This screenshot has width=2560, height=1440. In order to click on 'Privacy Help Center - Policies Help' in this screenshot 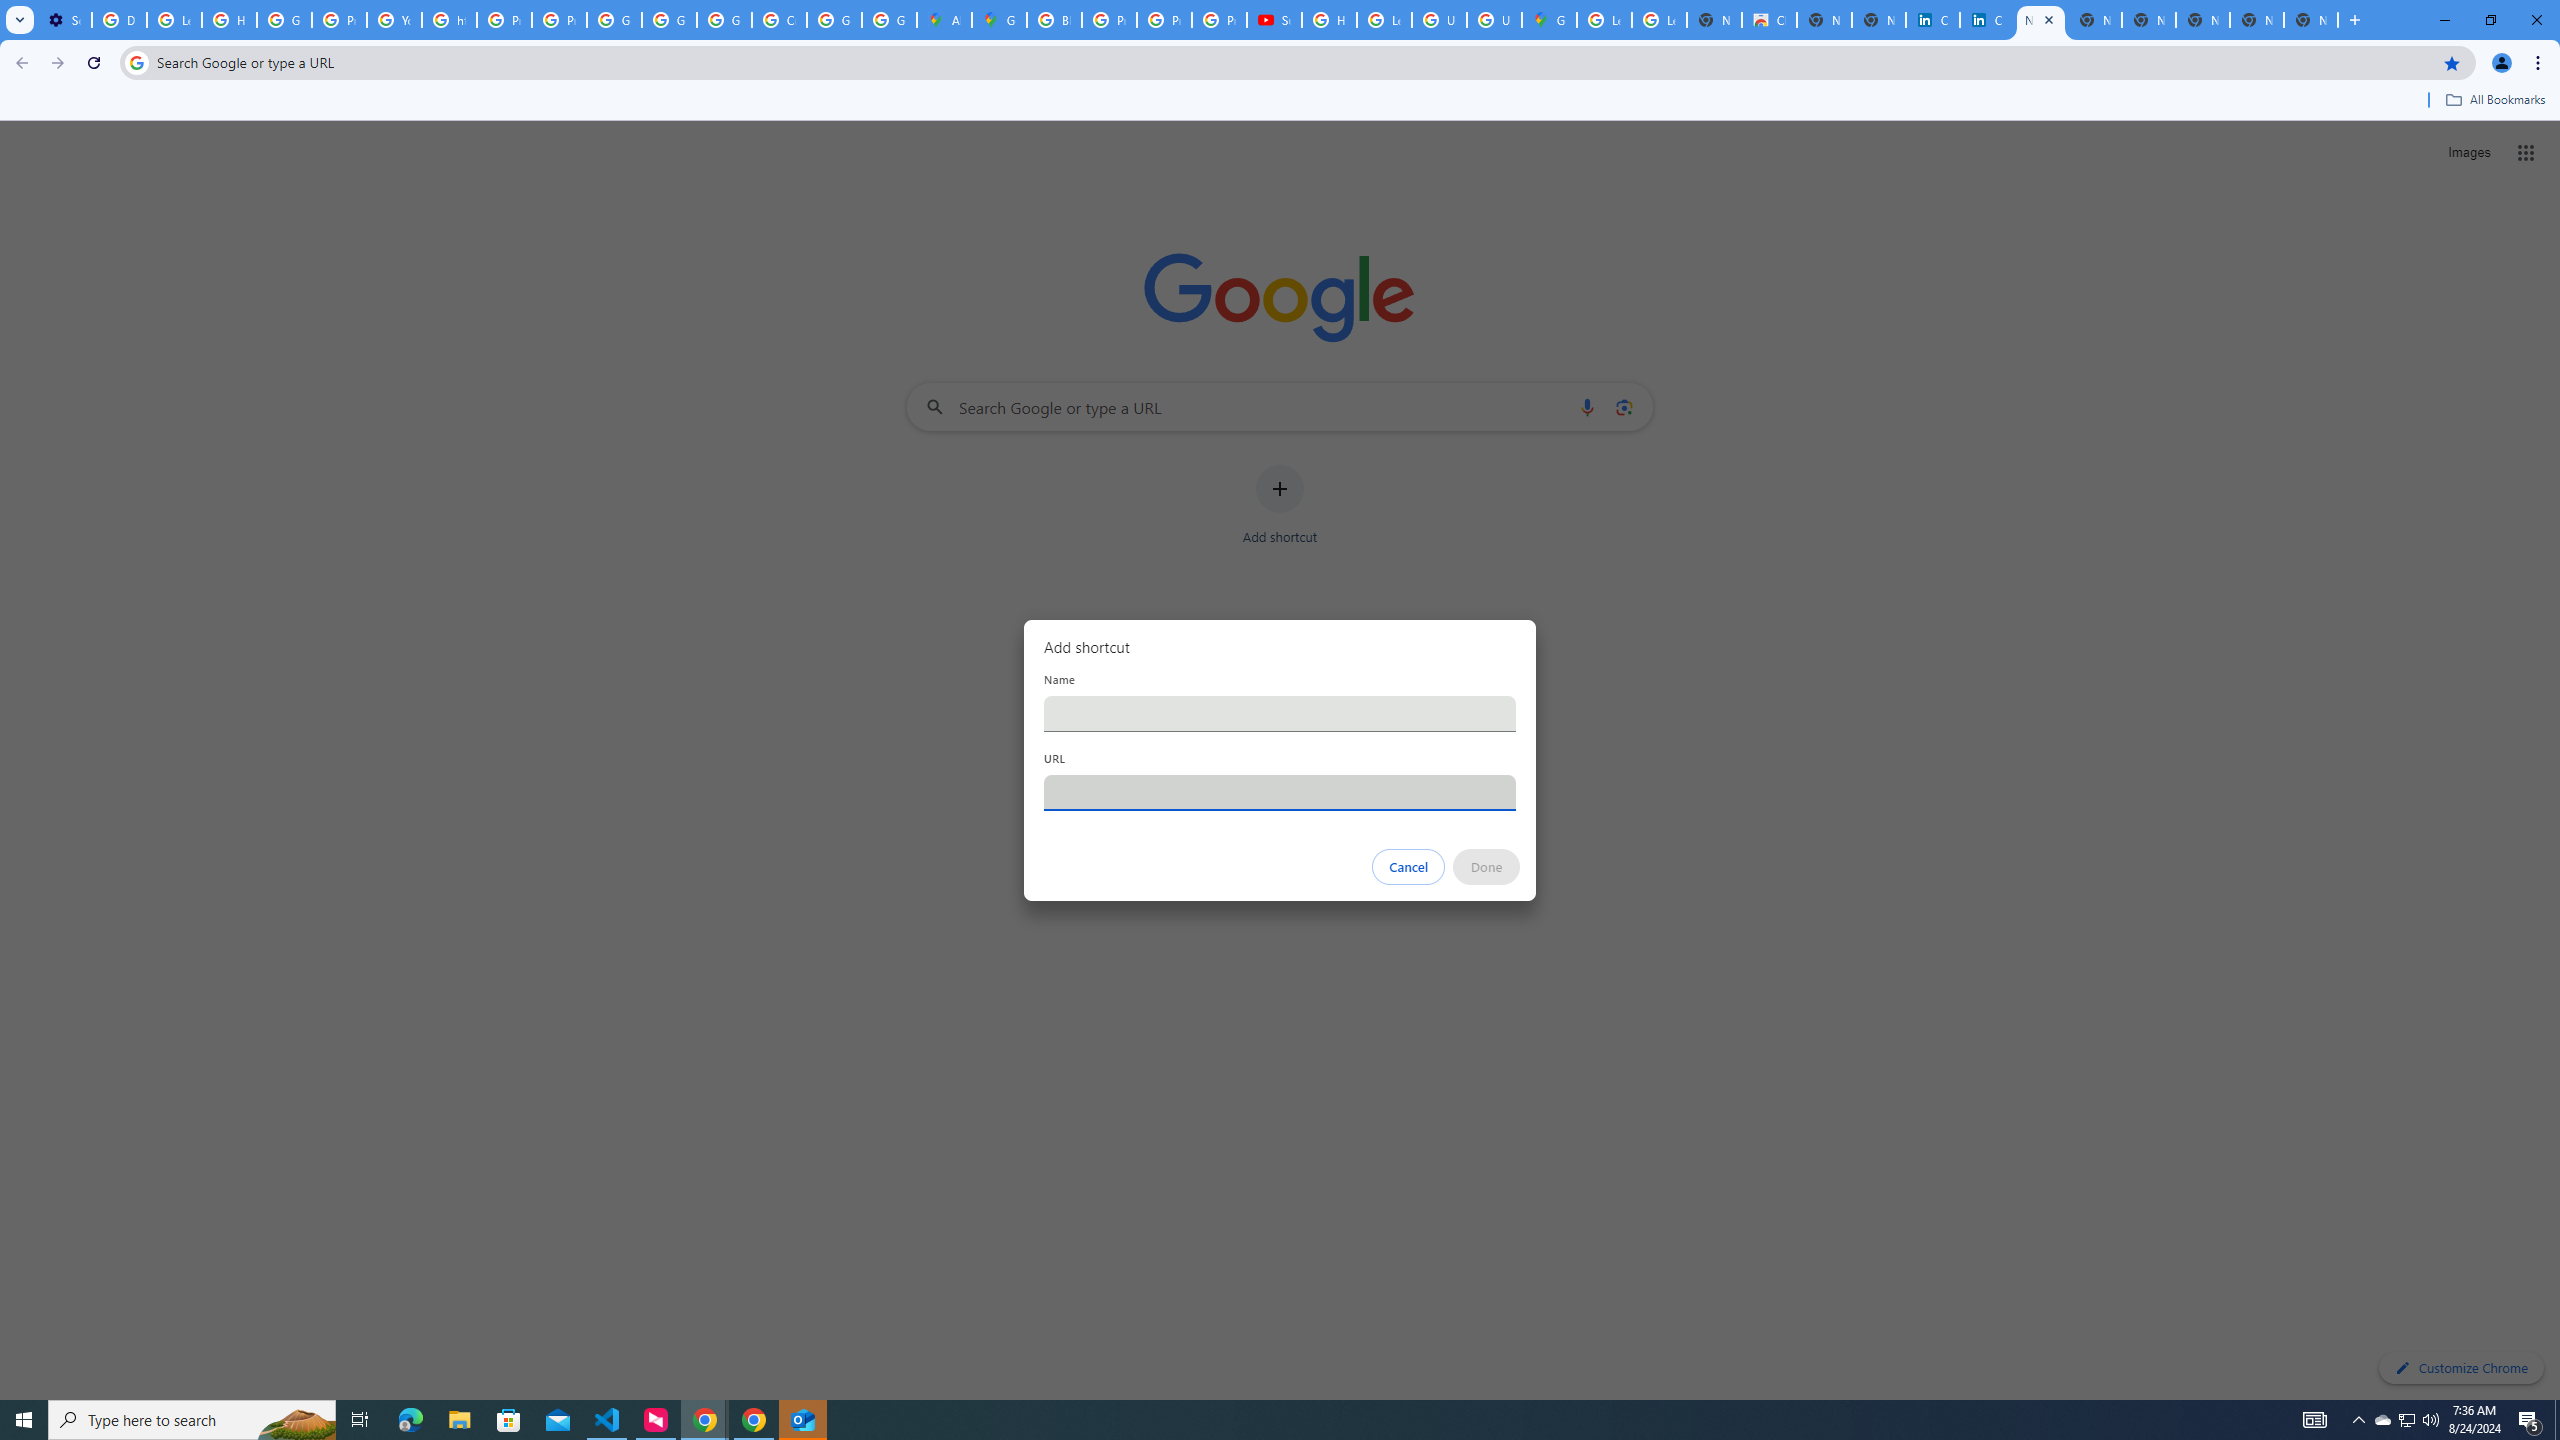, I will do `click(1108, 19)`.